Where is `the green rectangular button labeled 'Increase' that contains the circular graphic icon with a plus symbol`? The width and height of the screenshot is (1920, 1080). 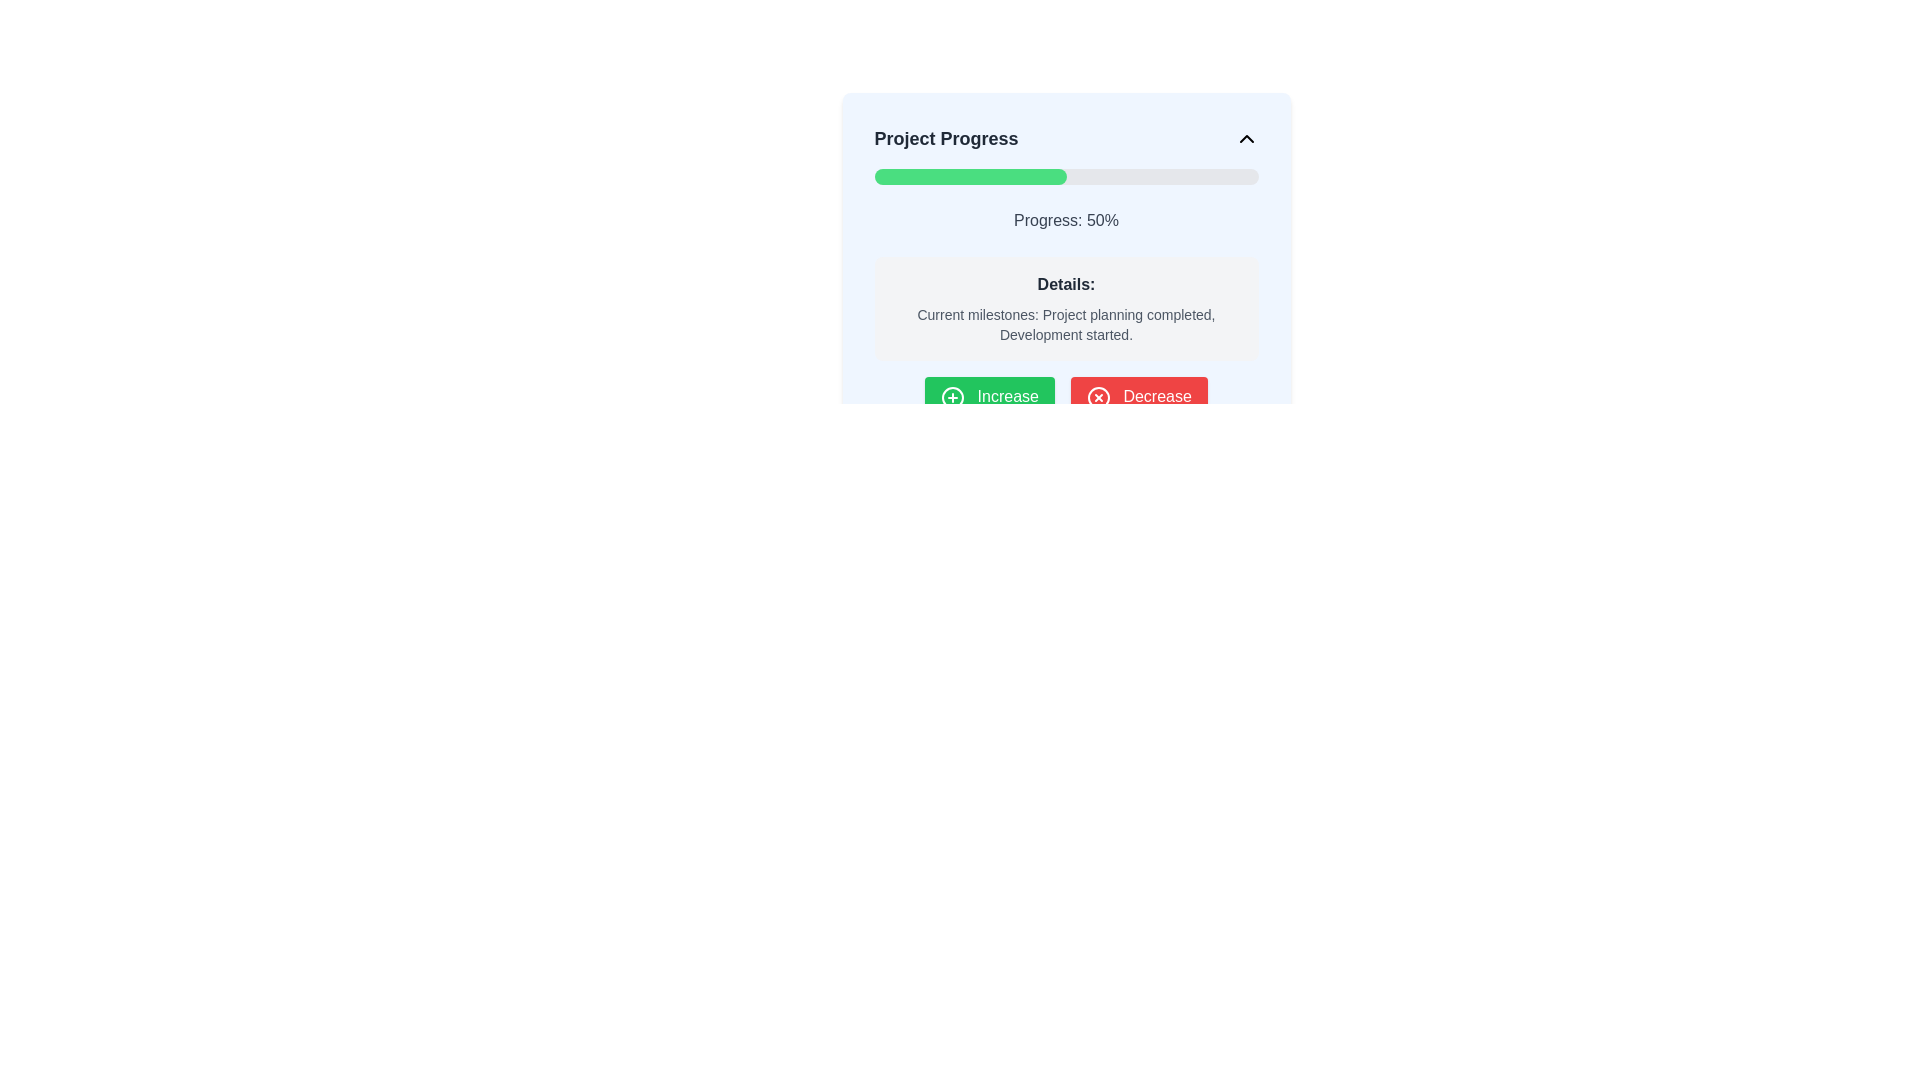
the green rectangular button labeled 'Increase' that contains the circular graphic icon with a plus symbol is located at coordinates (952, 397).